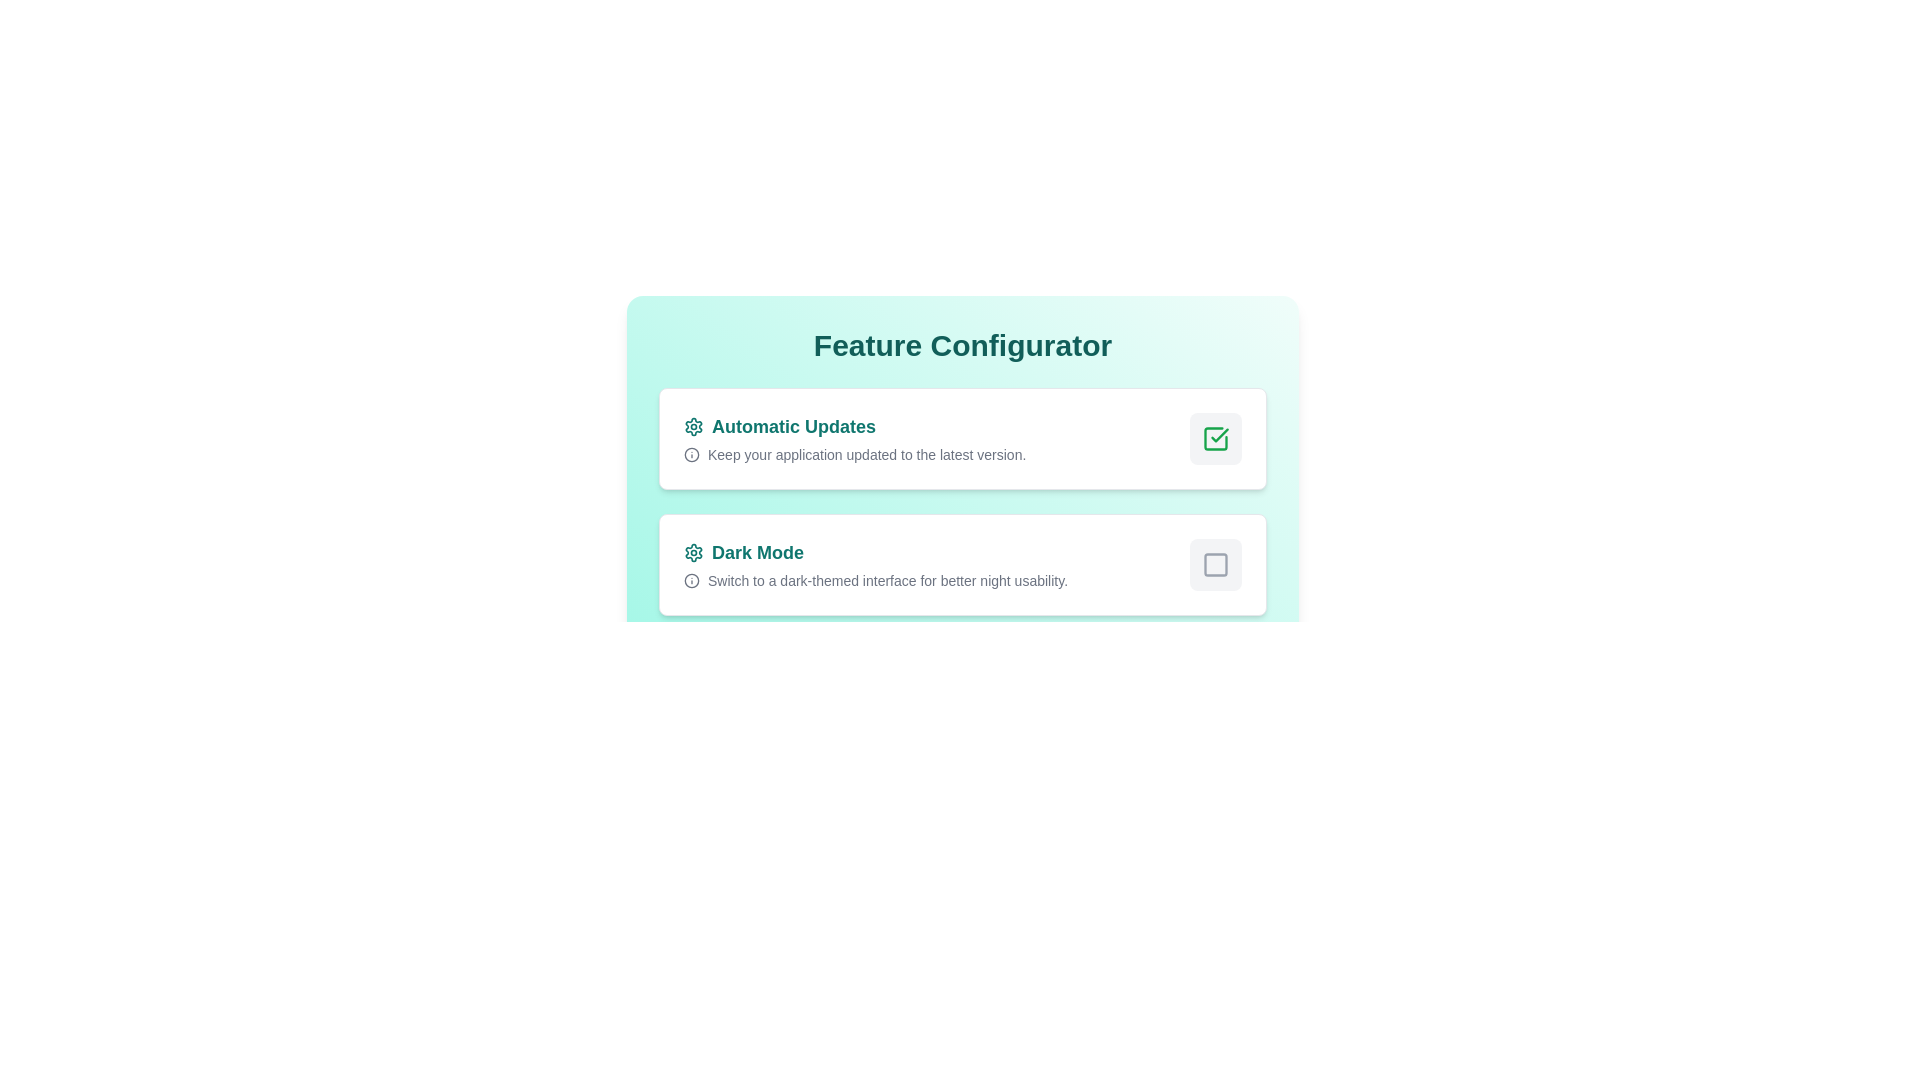 The image size is (1920, 1080). Describe the element at coordinates (691, 455) in the screenshot. I see `the circular icon element representing the information symbol, which is positioned immediately to the left of the text labeled 'Automatic Updates' in the feature configurator interface` at that location.